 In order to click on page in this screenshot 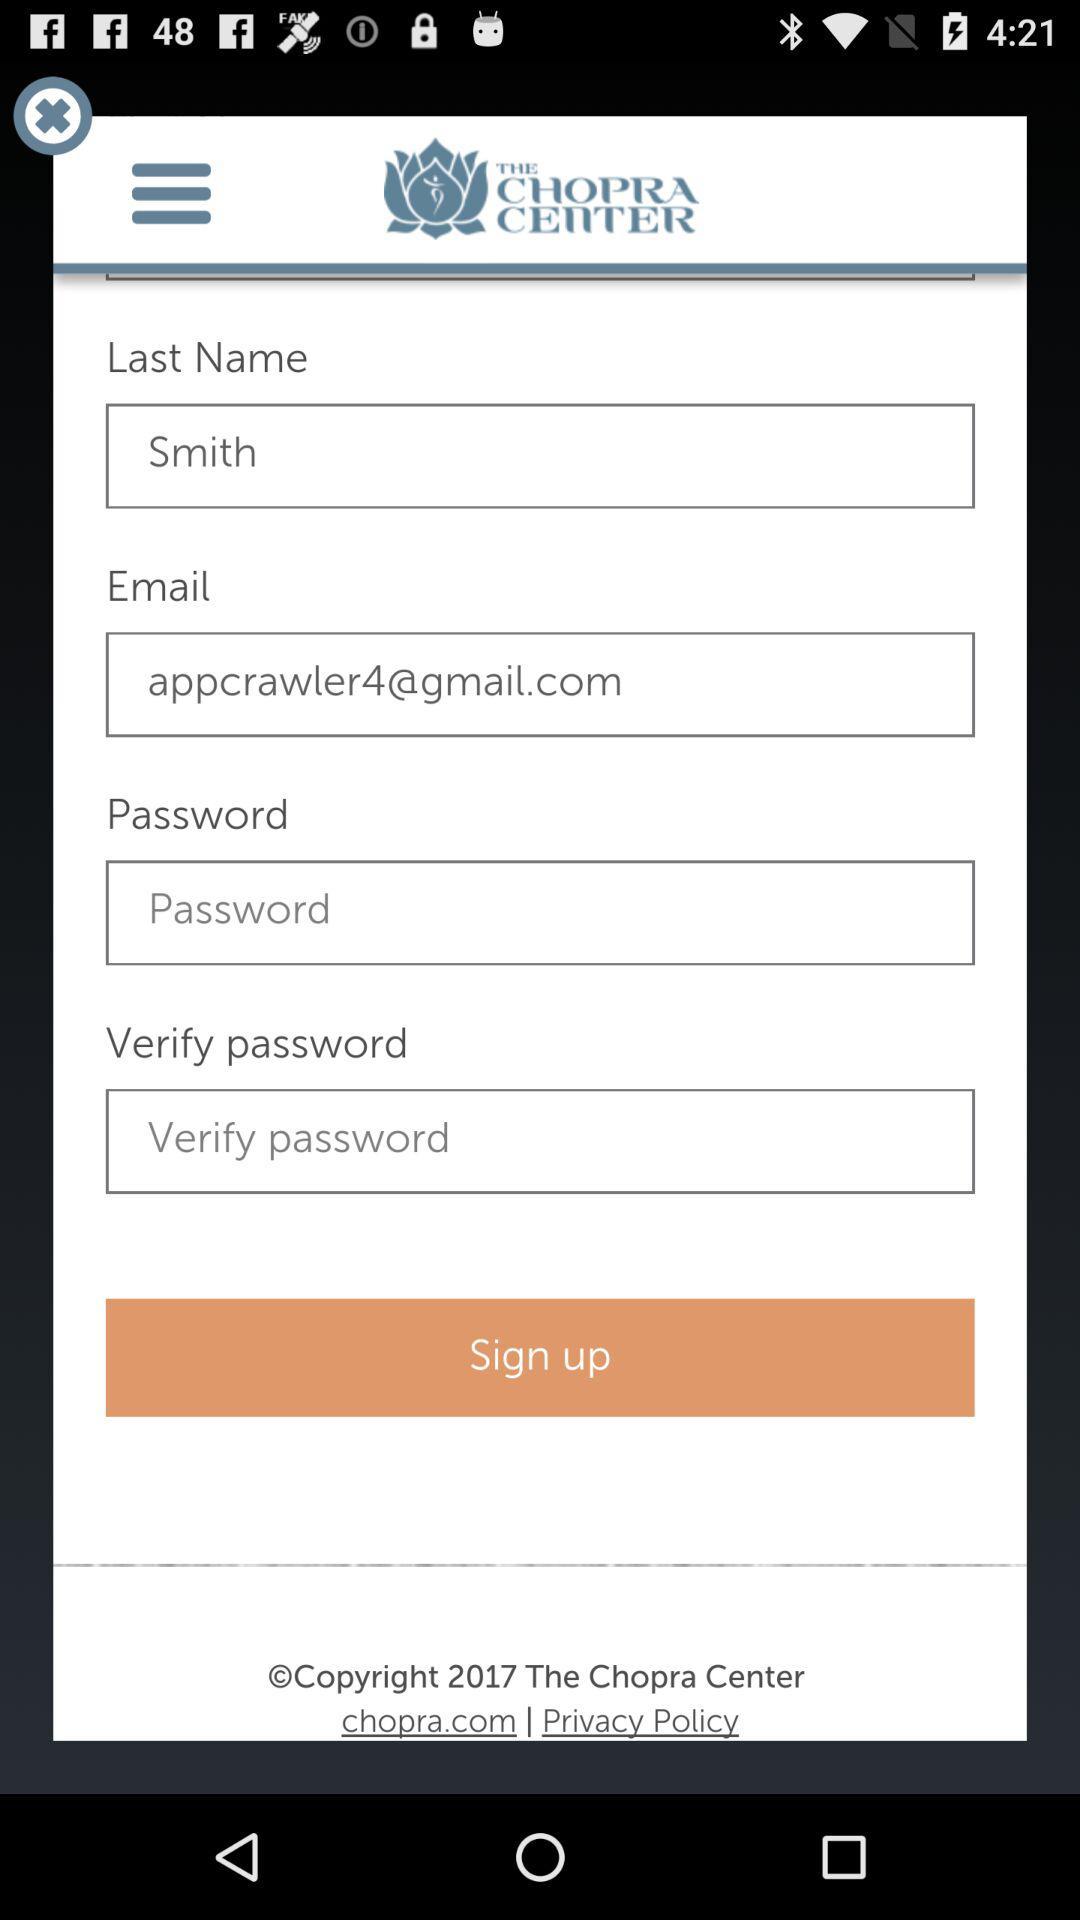, I will do `click(51, 114)`.